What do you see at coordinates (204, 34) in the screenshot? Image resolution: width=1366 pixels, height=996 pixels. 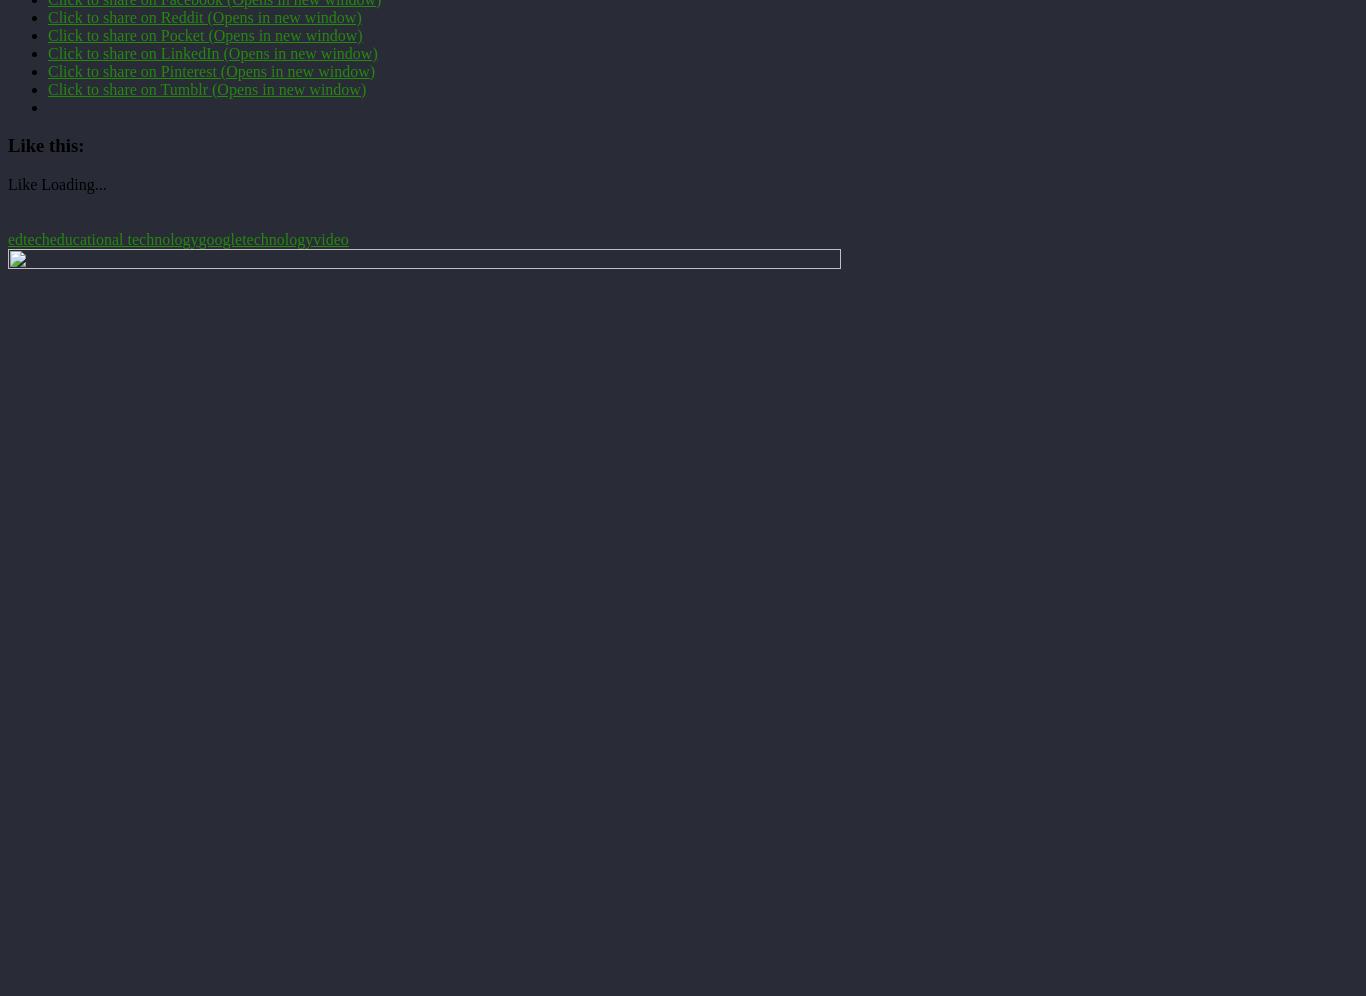 I see `'Click to share on Pocket (Opens in new window)'` at bounding box center [204, 34].